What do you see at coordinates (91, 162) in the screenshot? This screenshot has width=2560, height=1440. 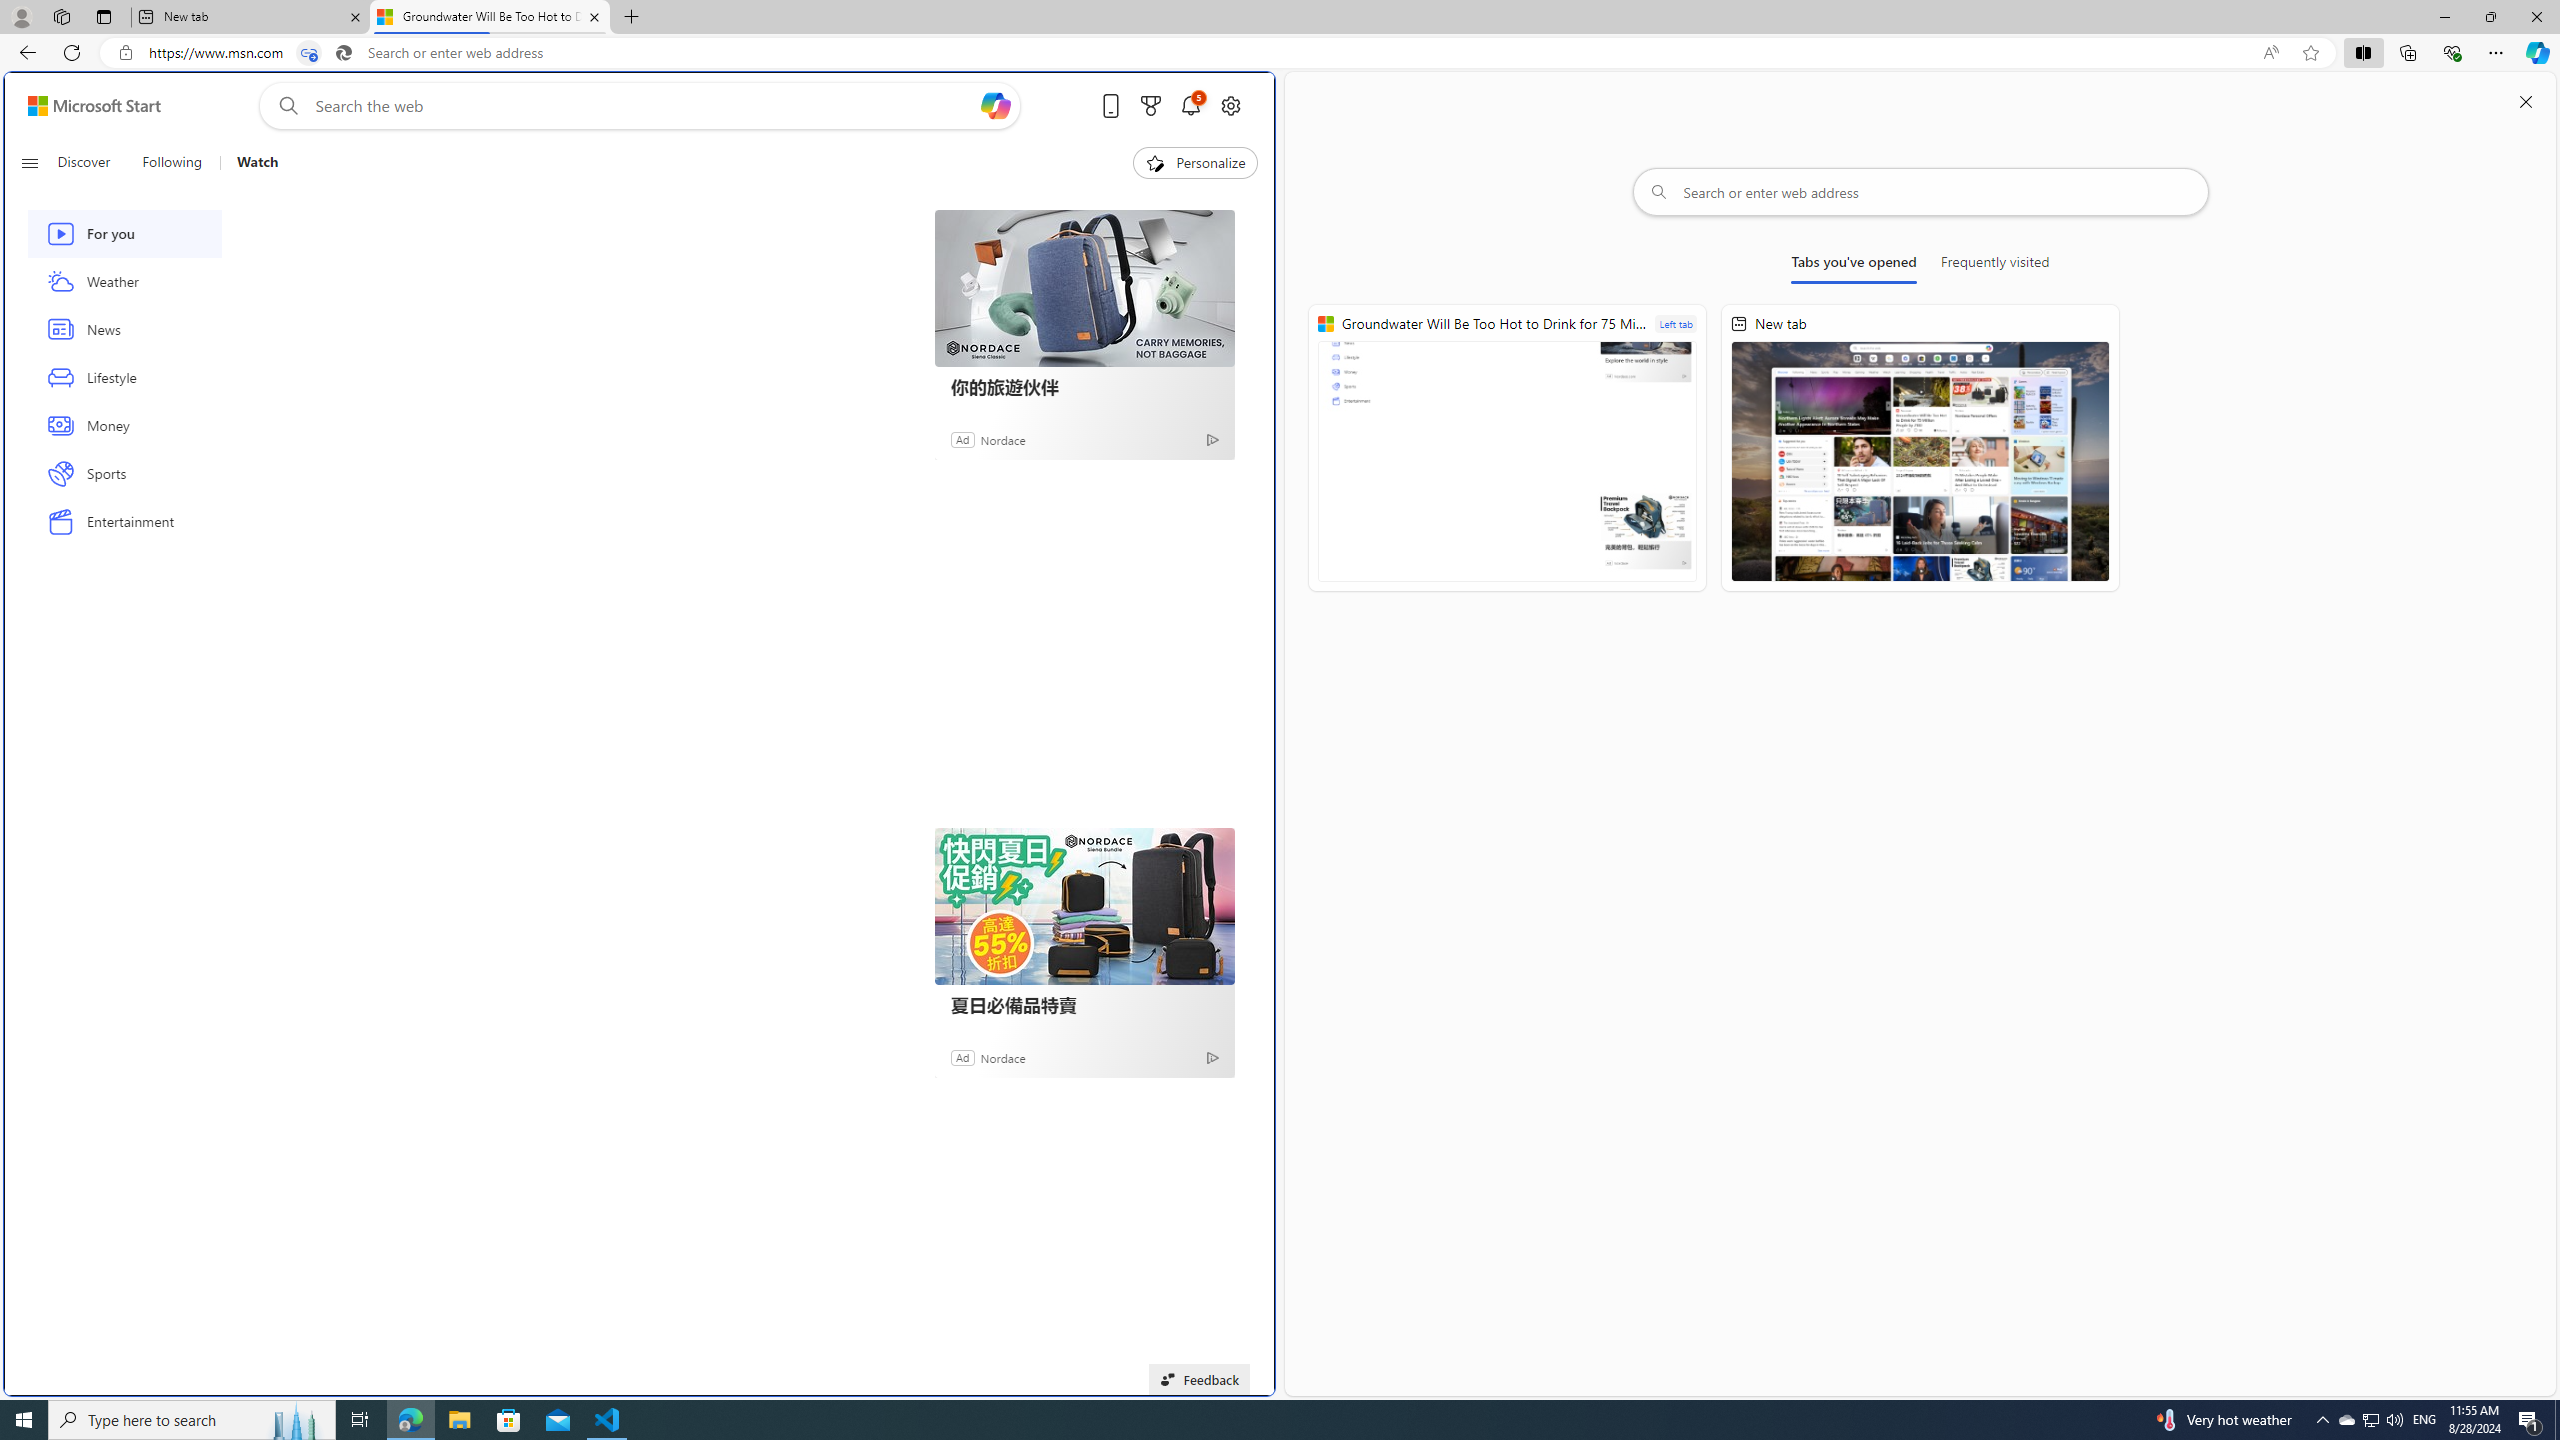 I see `'Discover'` at bounding box center [91, 162].